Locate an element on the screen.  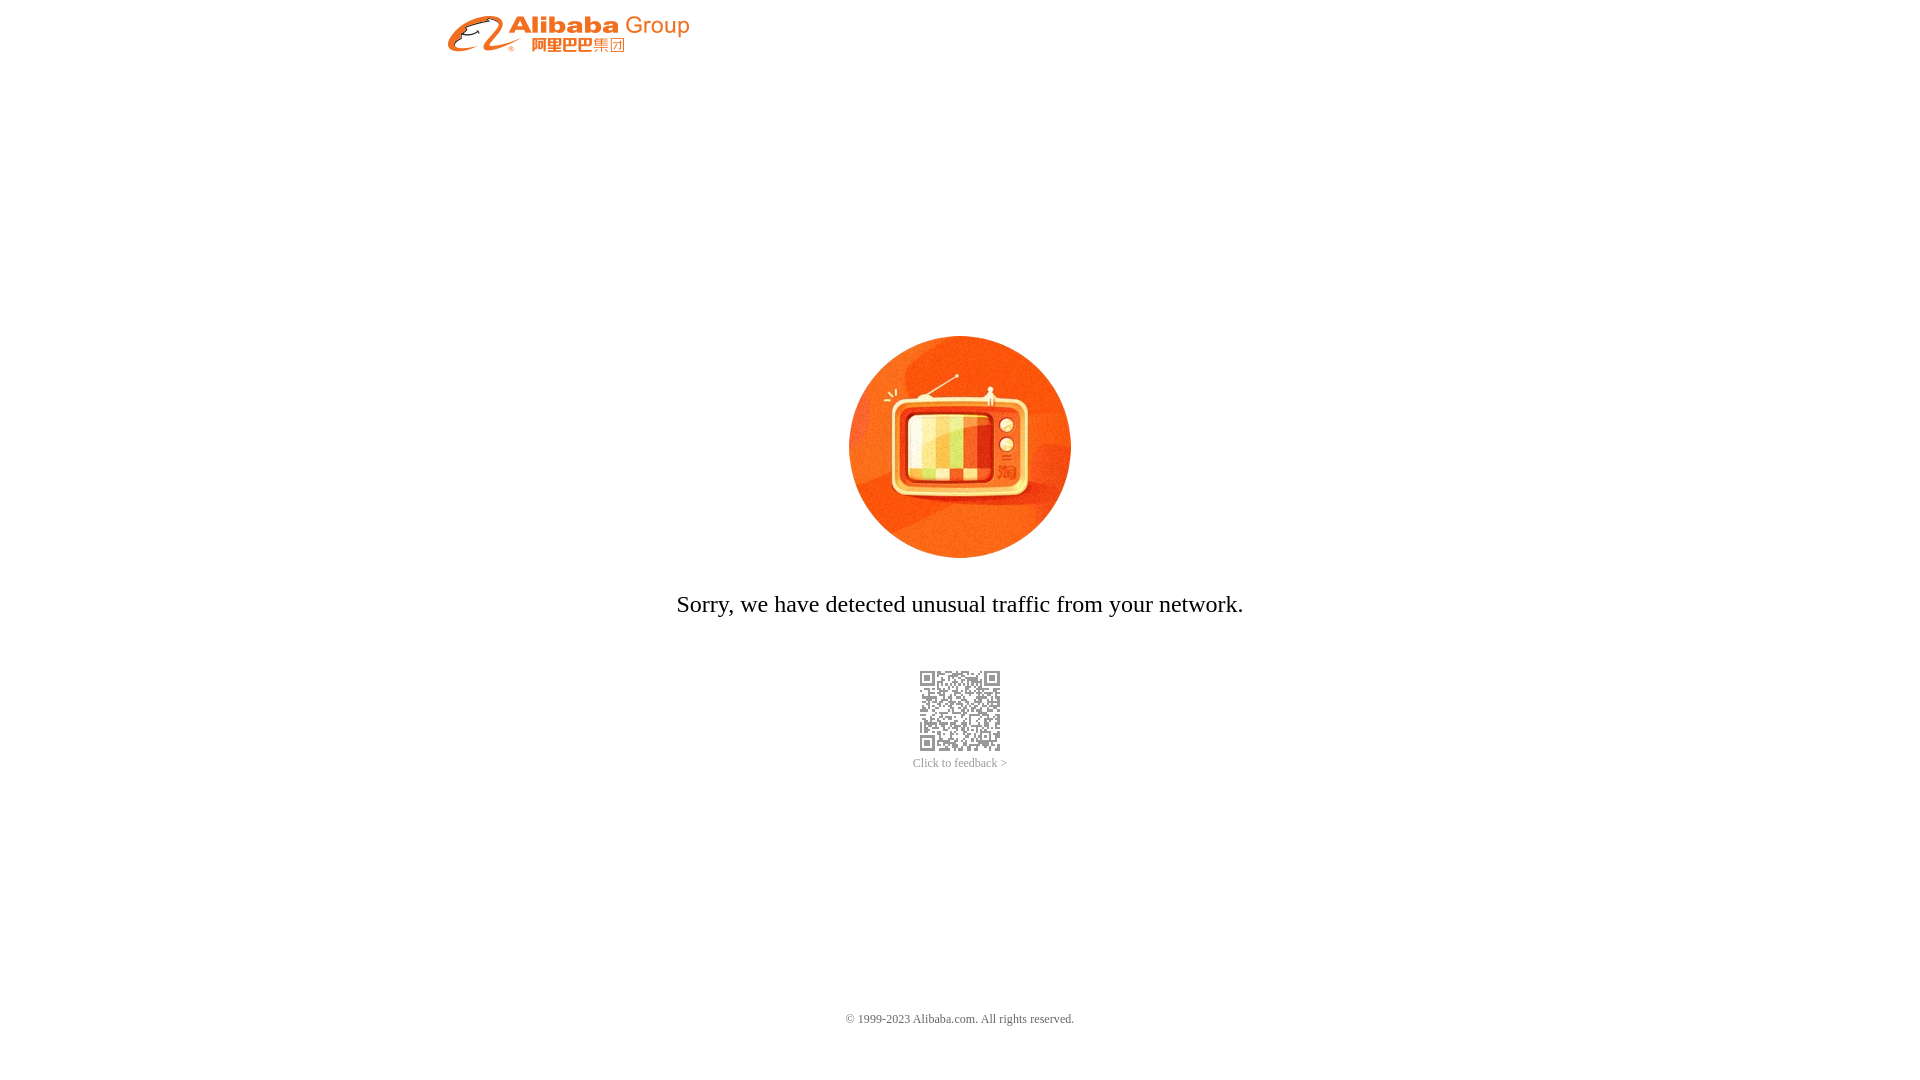
'Click to feedback >' is located at coordinates (960, 763).